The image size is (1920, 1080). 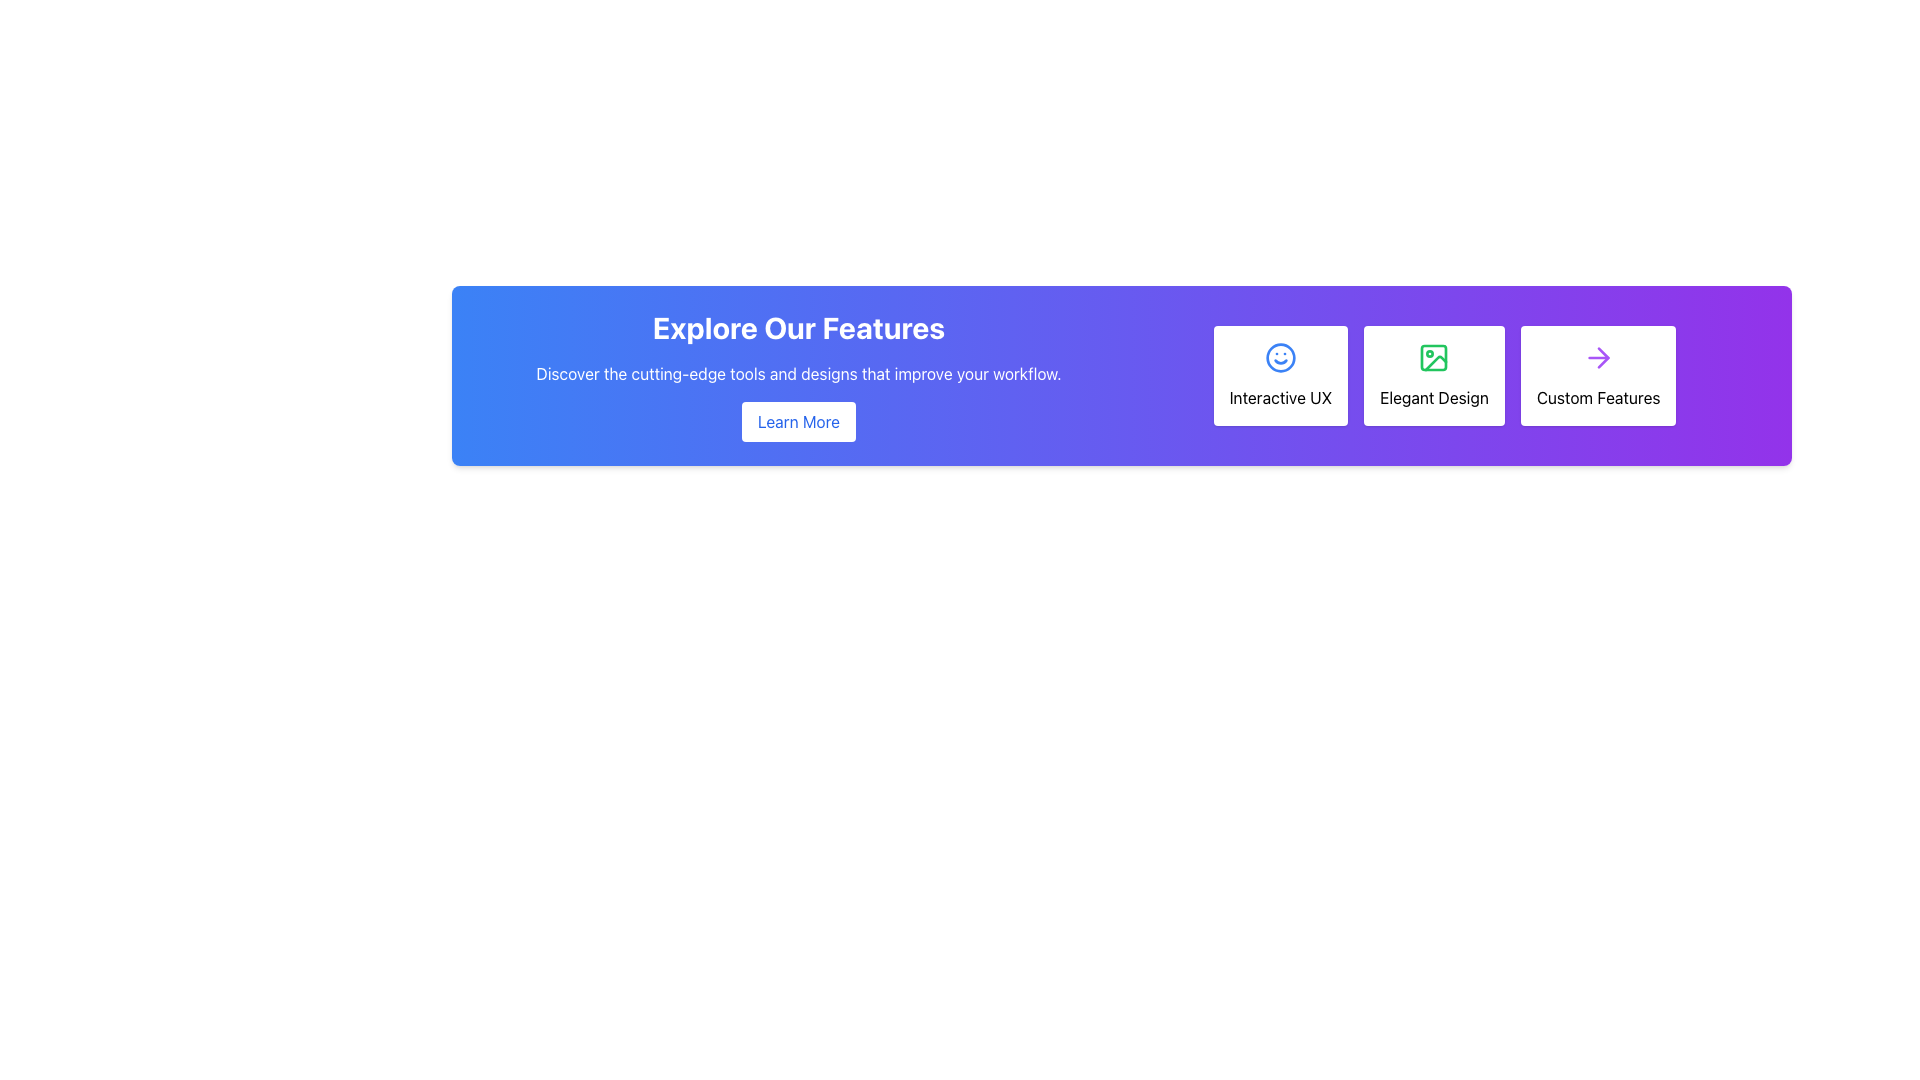 I want to click on the third icon representing image features with a green border, part of the 'Elegant Design' feature icons, so click(x=1435, y=363).